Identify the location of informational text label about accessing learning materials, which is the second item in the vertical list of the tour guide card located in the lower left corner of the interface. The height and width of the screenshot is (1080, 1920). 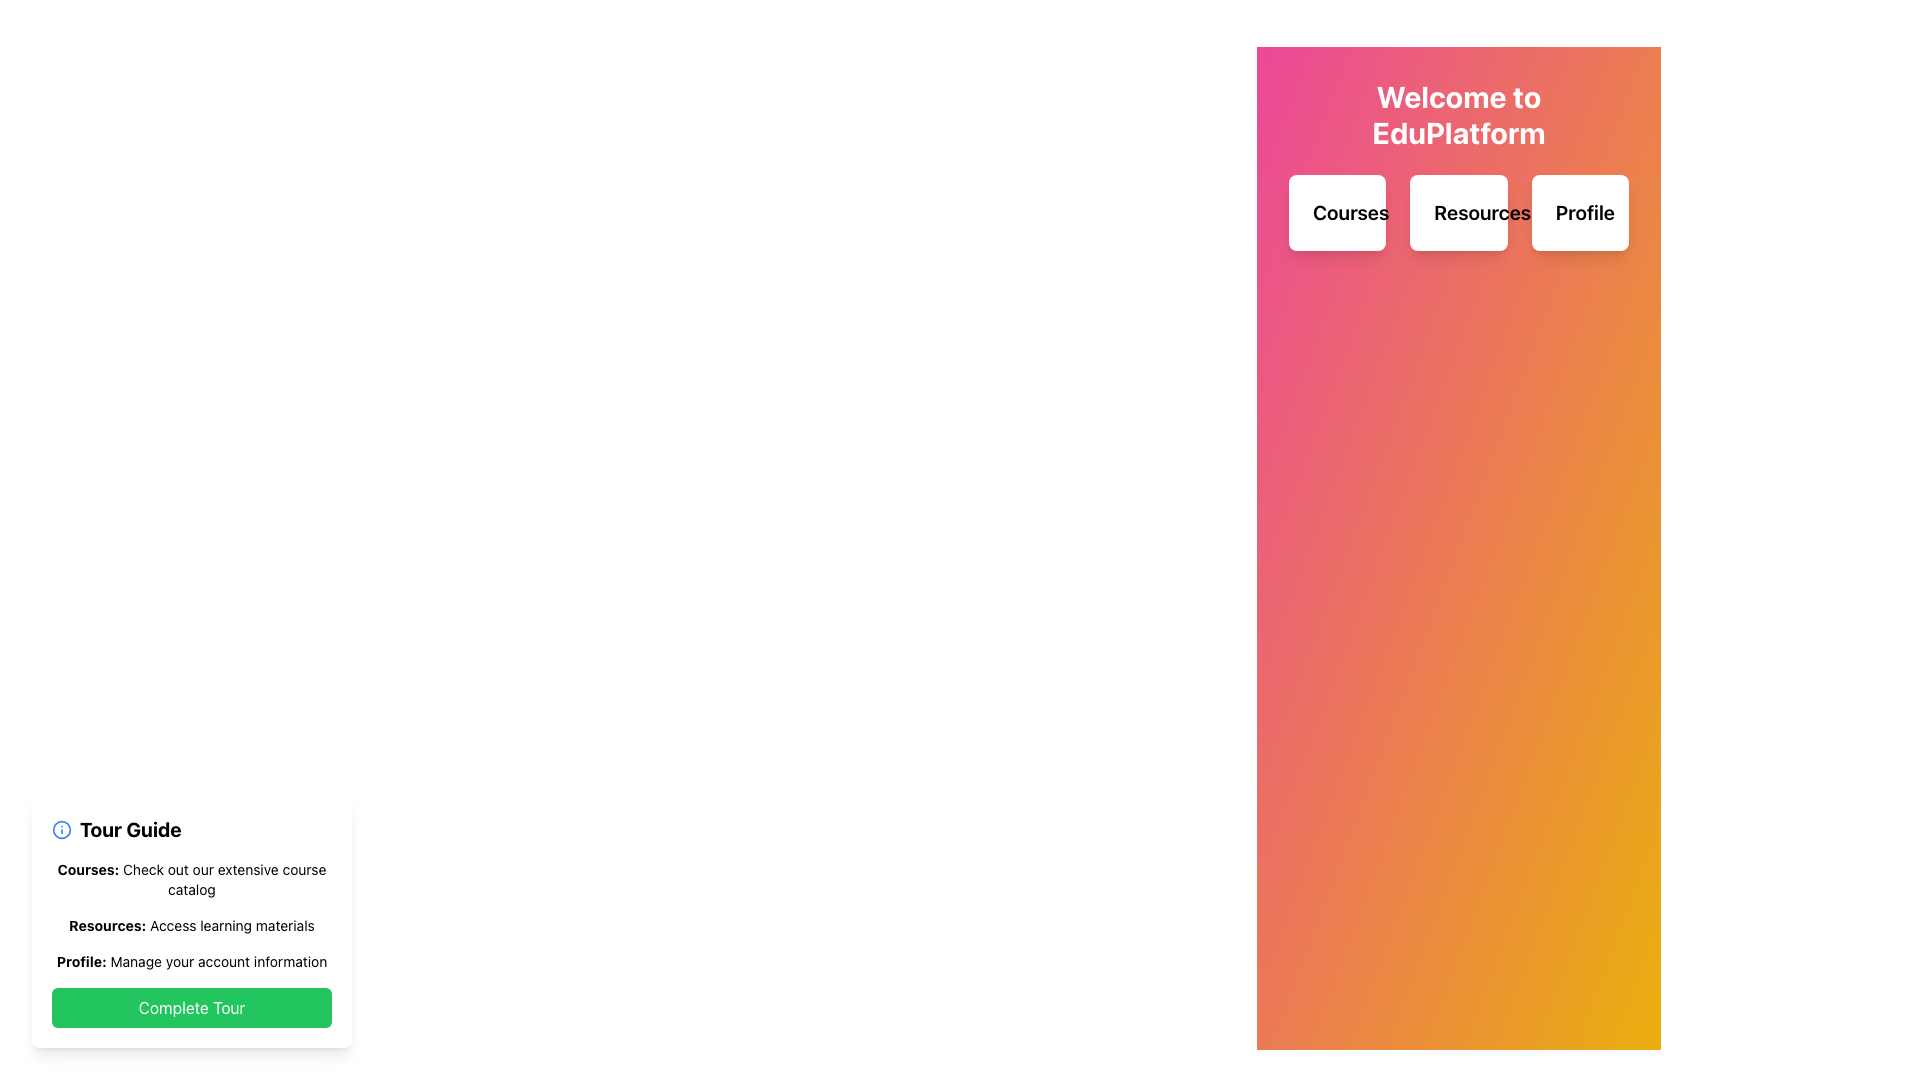
(192, 925).